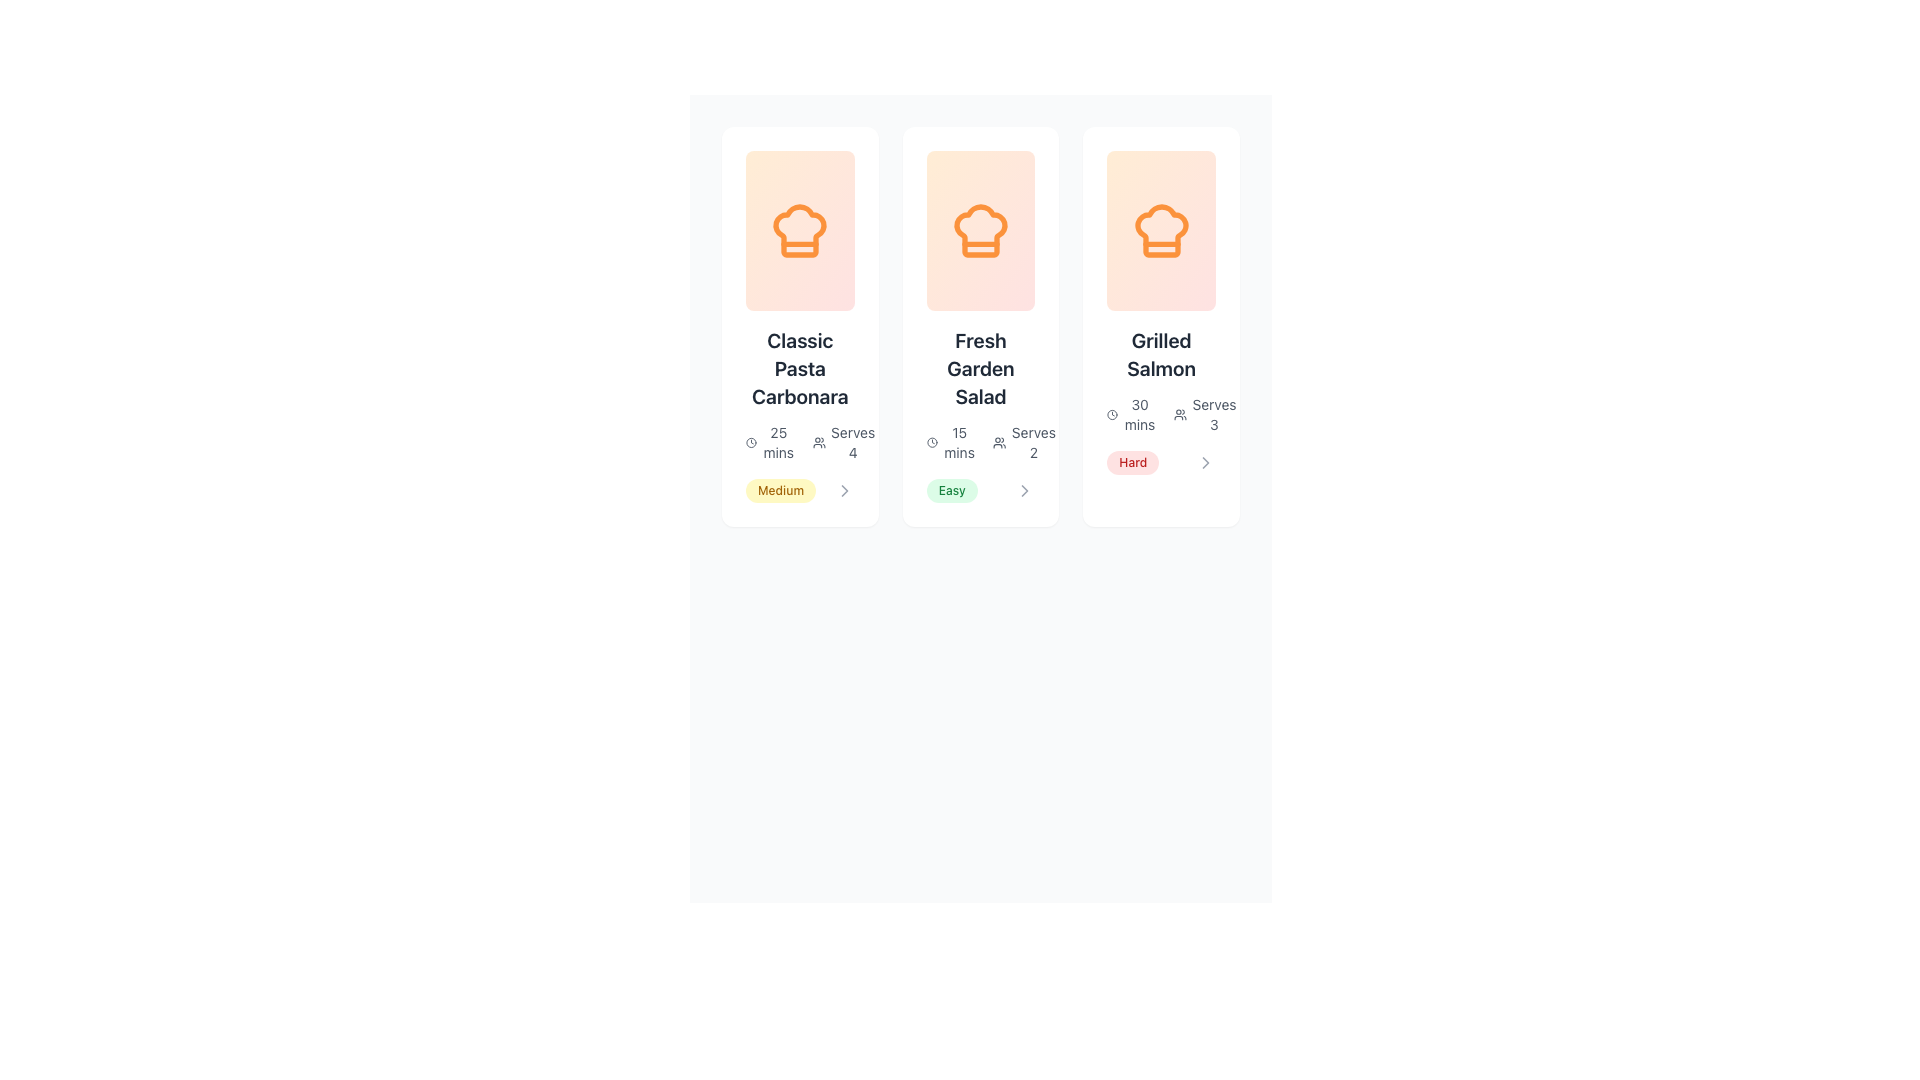 The width and height of the screenshot is (1920, 1080). I want to click on the circular clock icon located within the 'Grilled Salmon' card, positioned to the left of the '30 mins' text, so click(1111, 414).